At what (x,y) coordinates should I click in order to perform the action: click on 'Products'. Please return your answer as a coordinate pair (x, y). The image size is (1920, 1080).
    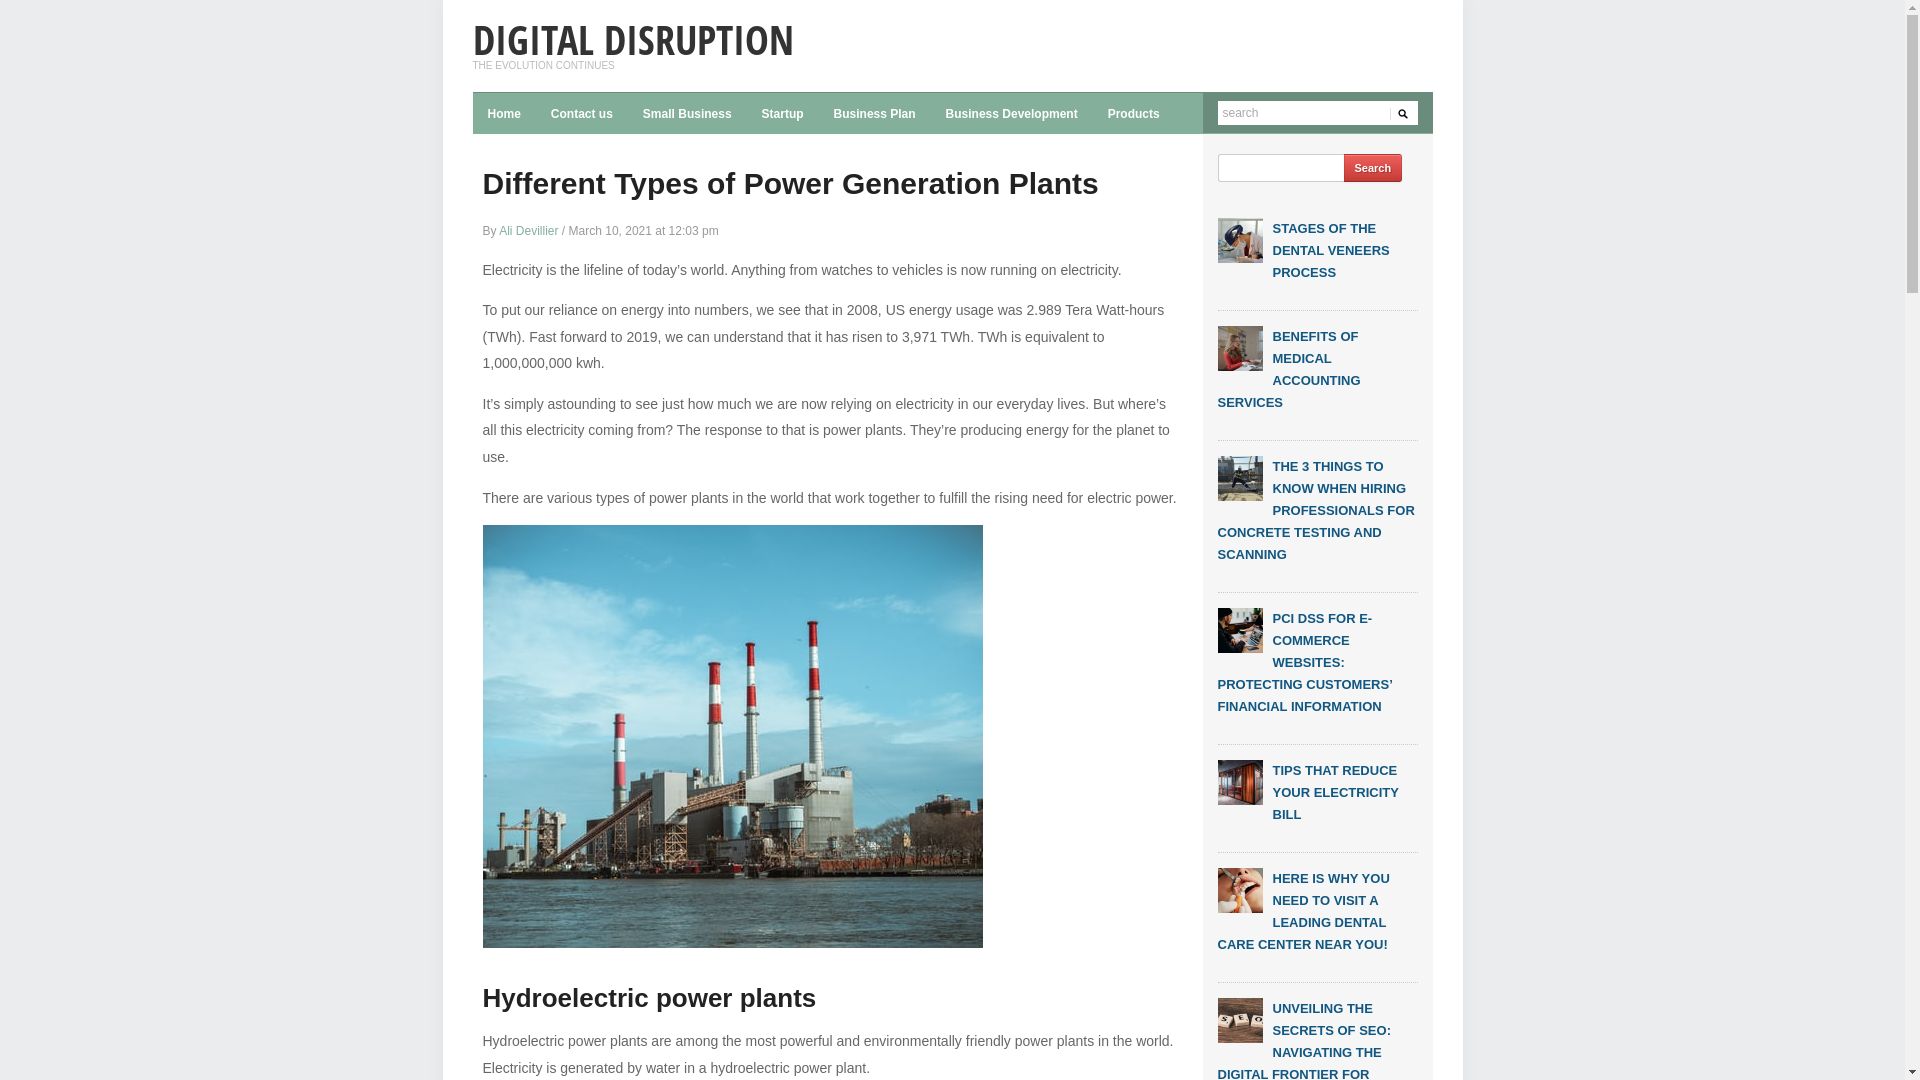
    Looking at the image, I should click on (1092, 112).